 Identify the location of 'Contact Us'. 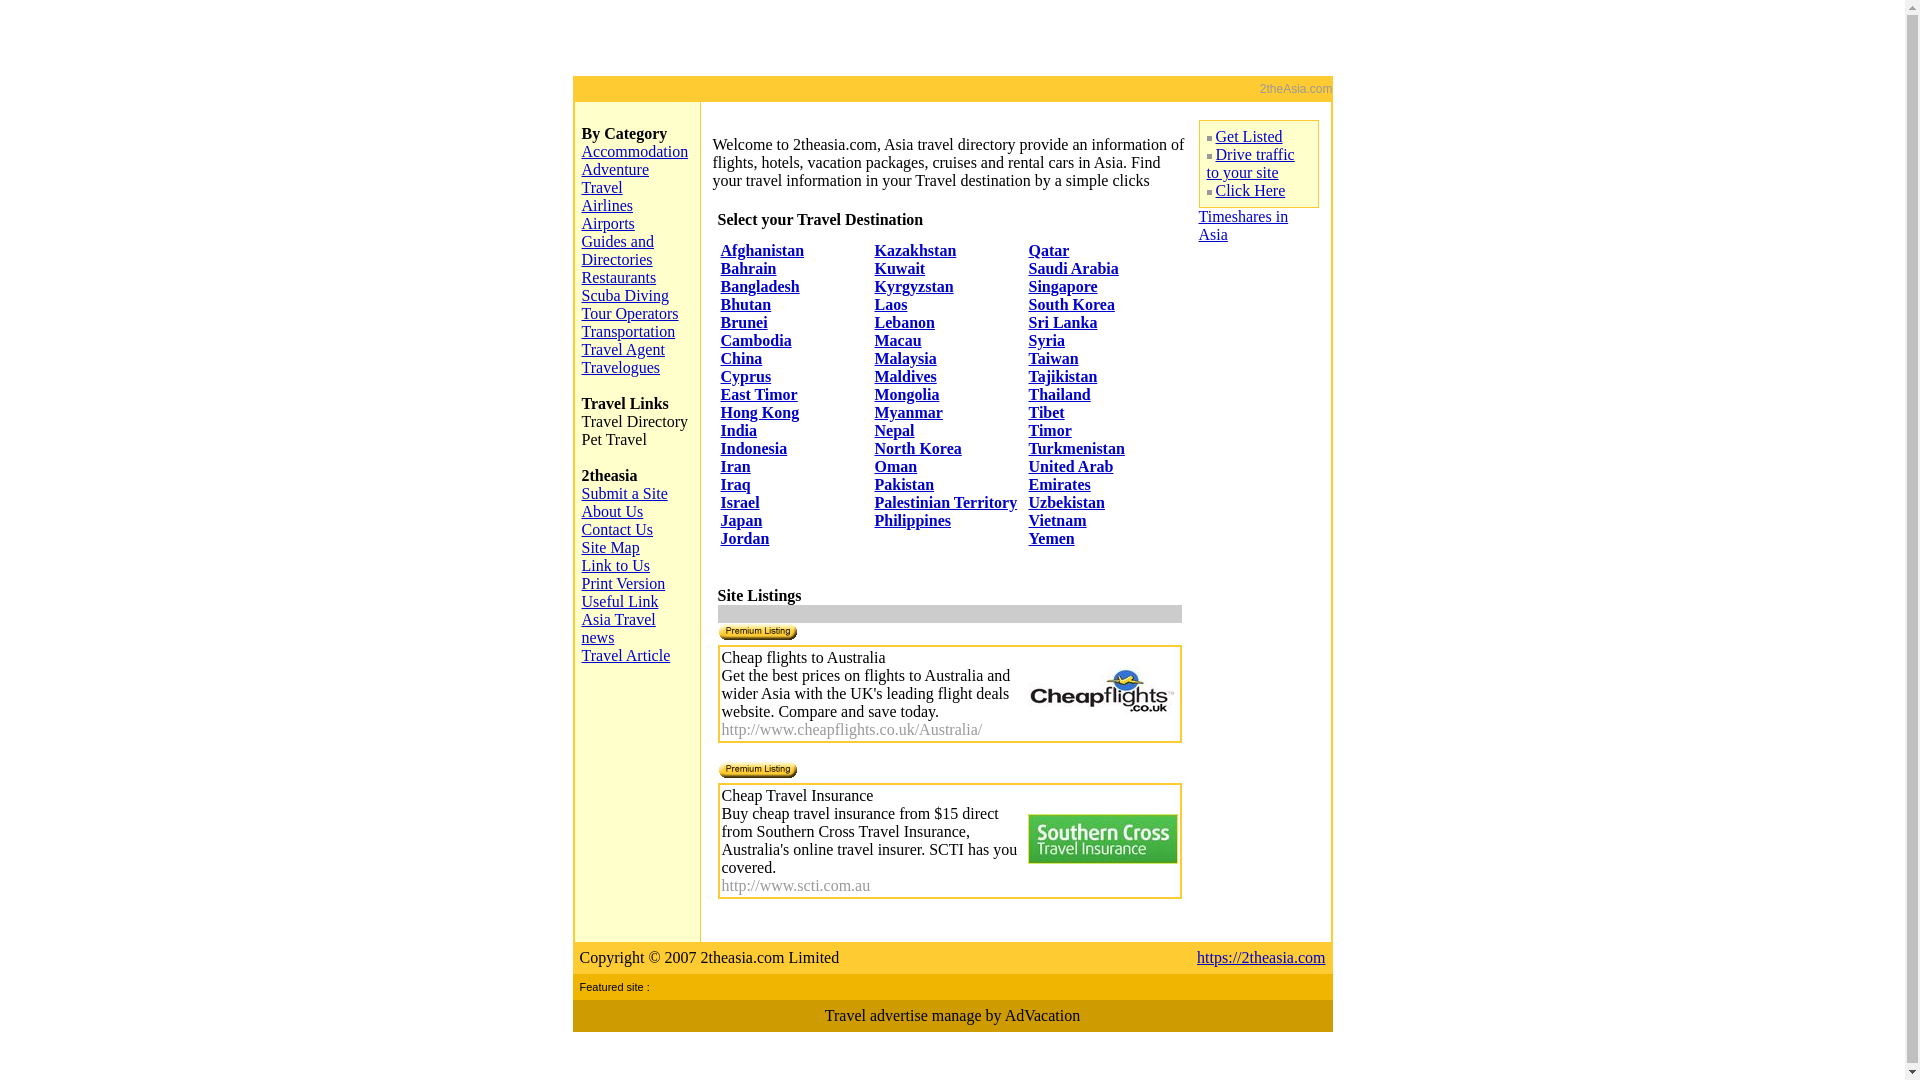
(617, 528).